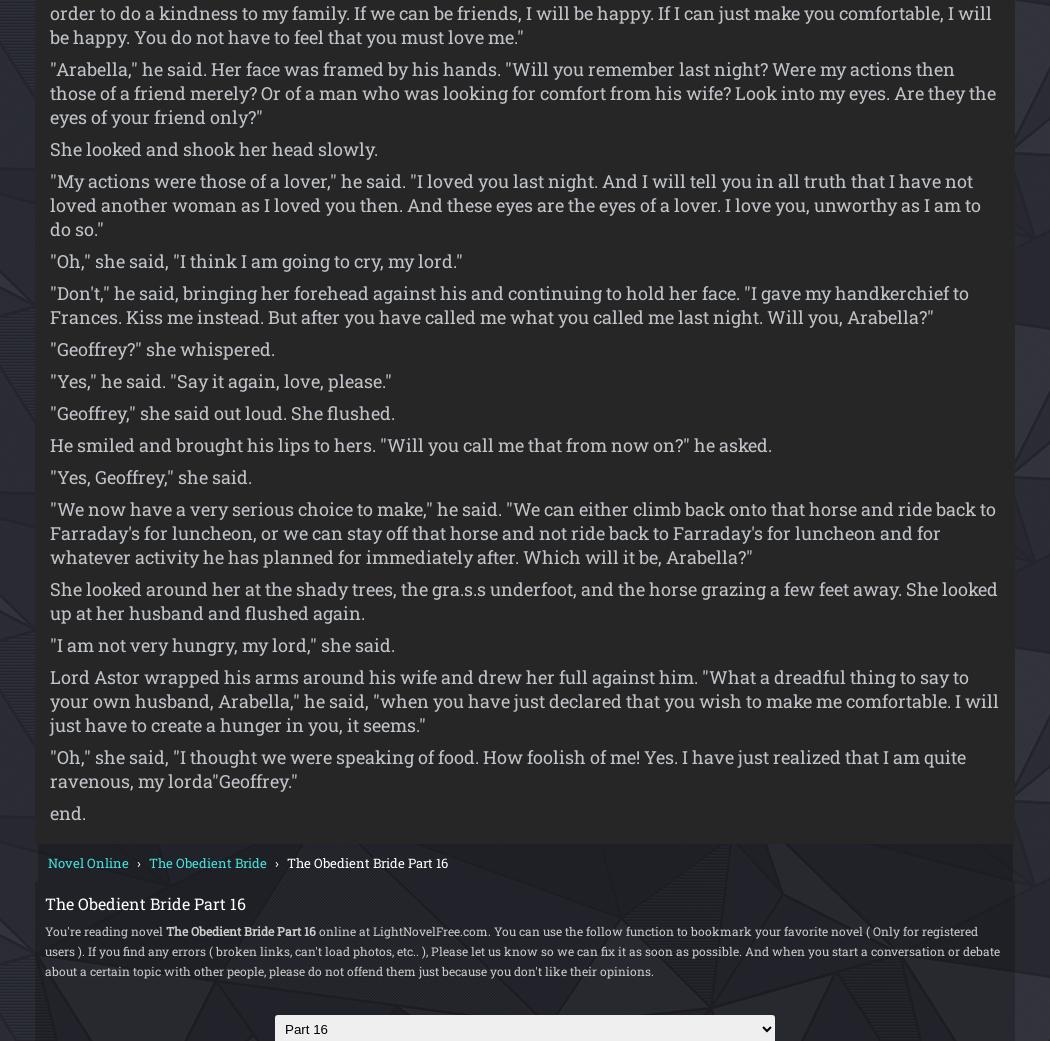 The image size is (1050, 1041). What do you see at coordinates (67, 811) in the screenshot?
I see `'end.'` at bounding box center [67, 811].